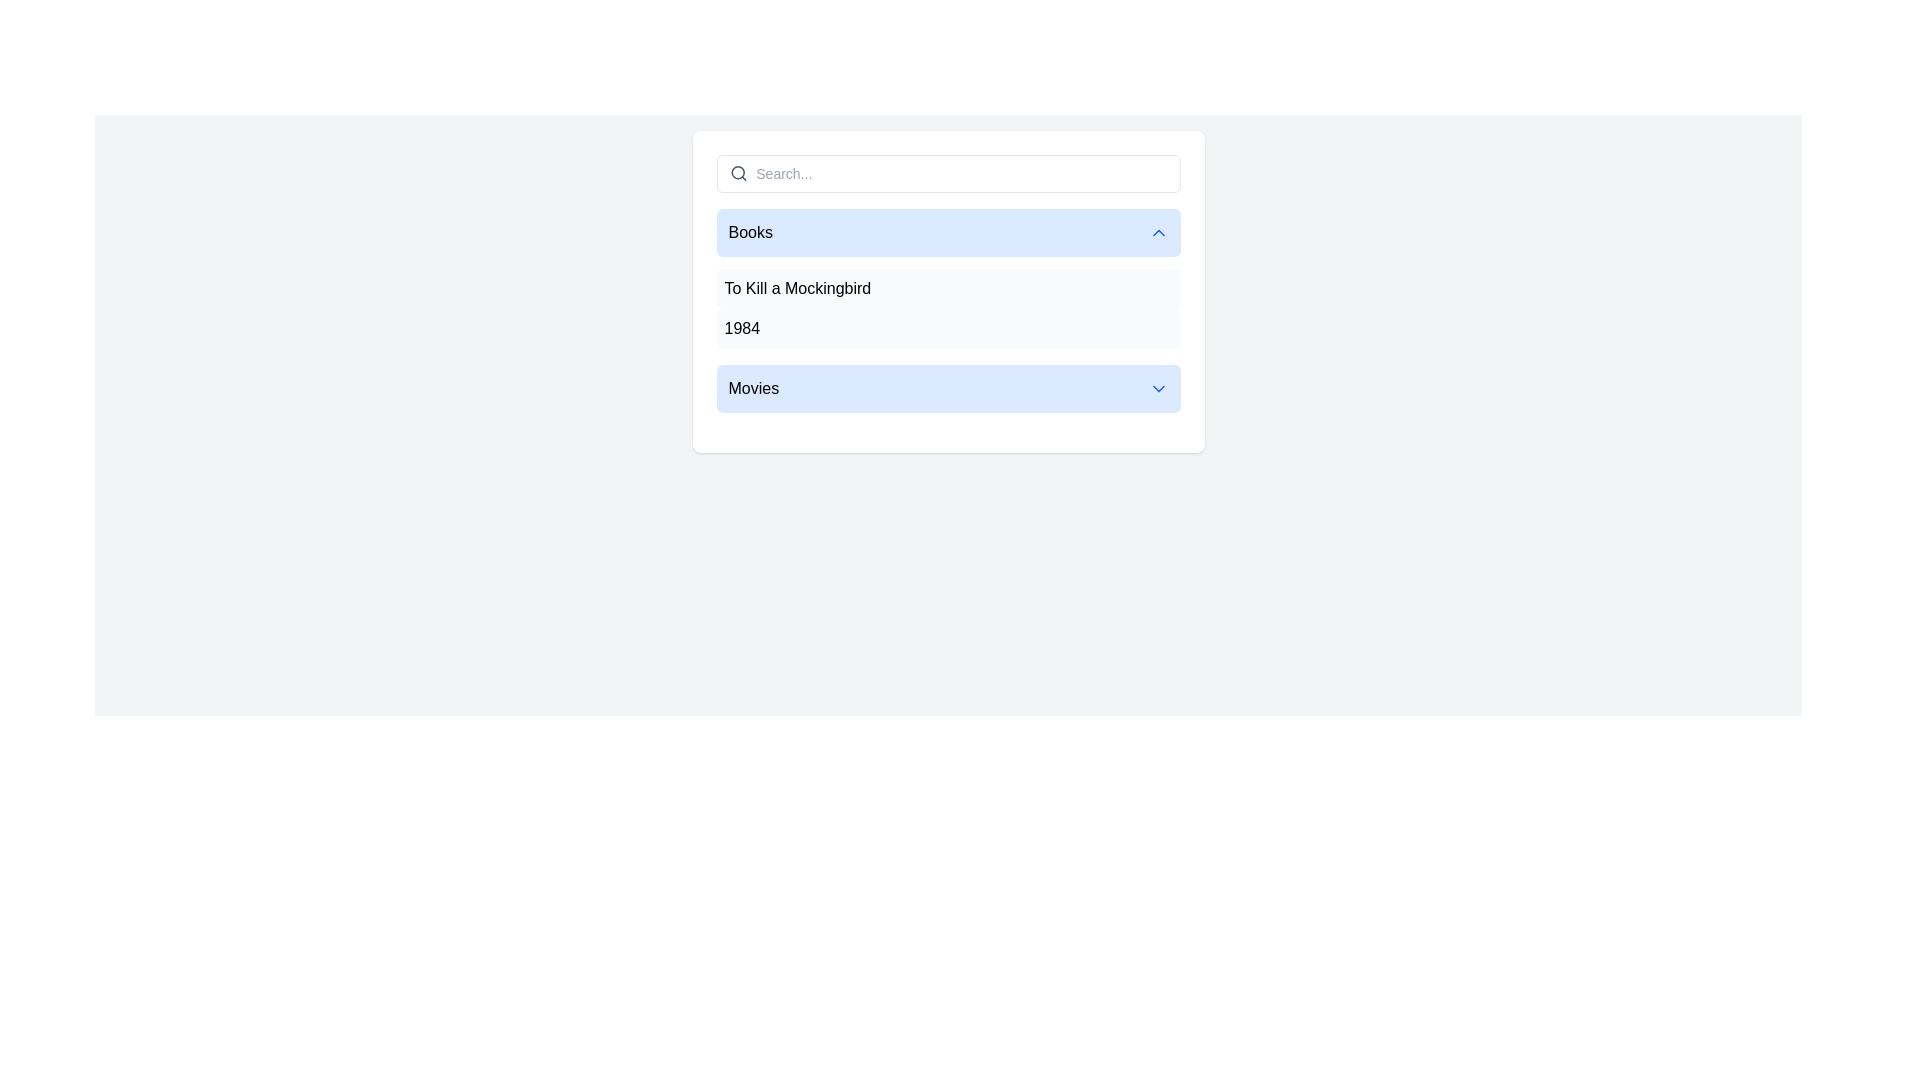  Describe the element at coordinates (1158, 231) in the screenshot. I see `the collapse icon located on the rightmost side of the 'Books' section to change its state from expanded` at that location.